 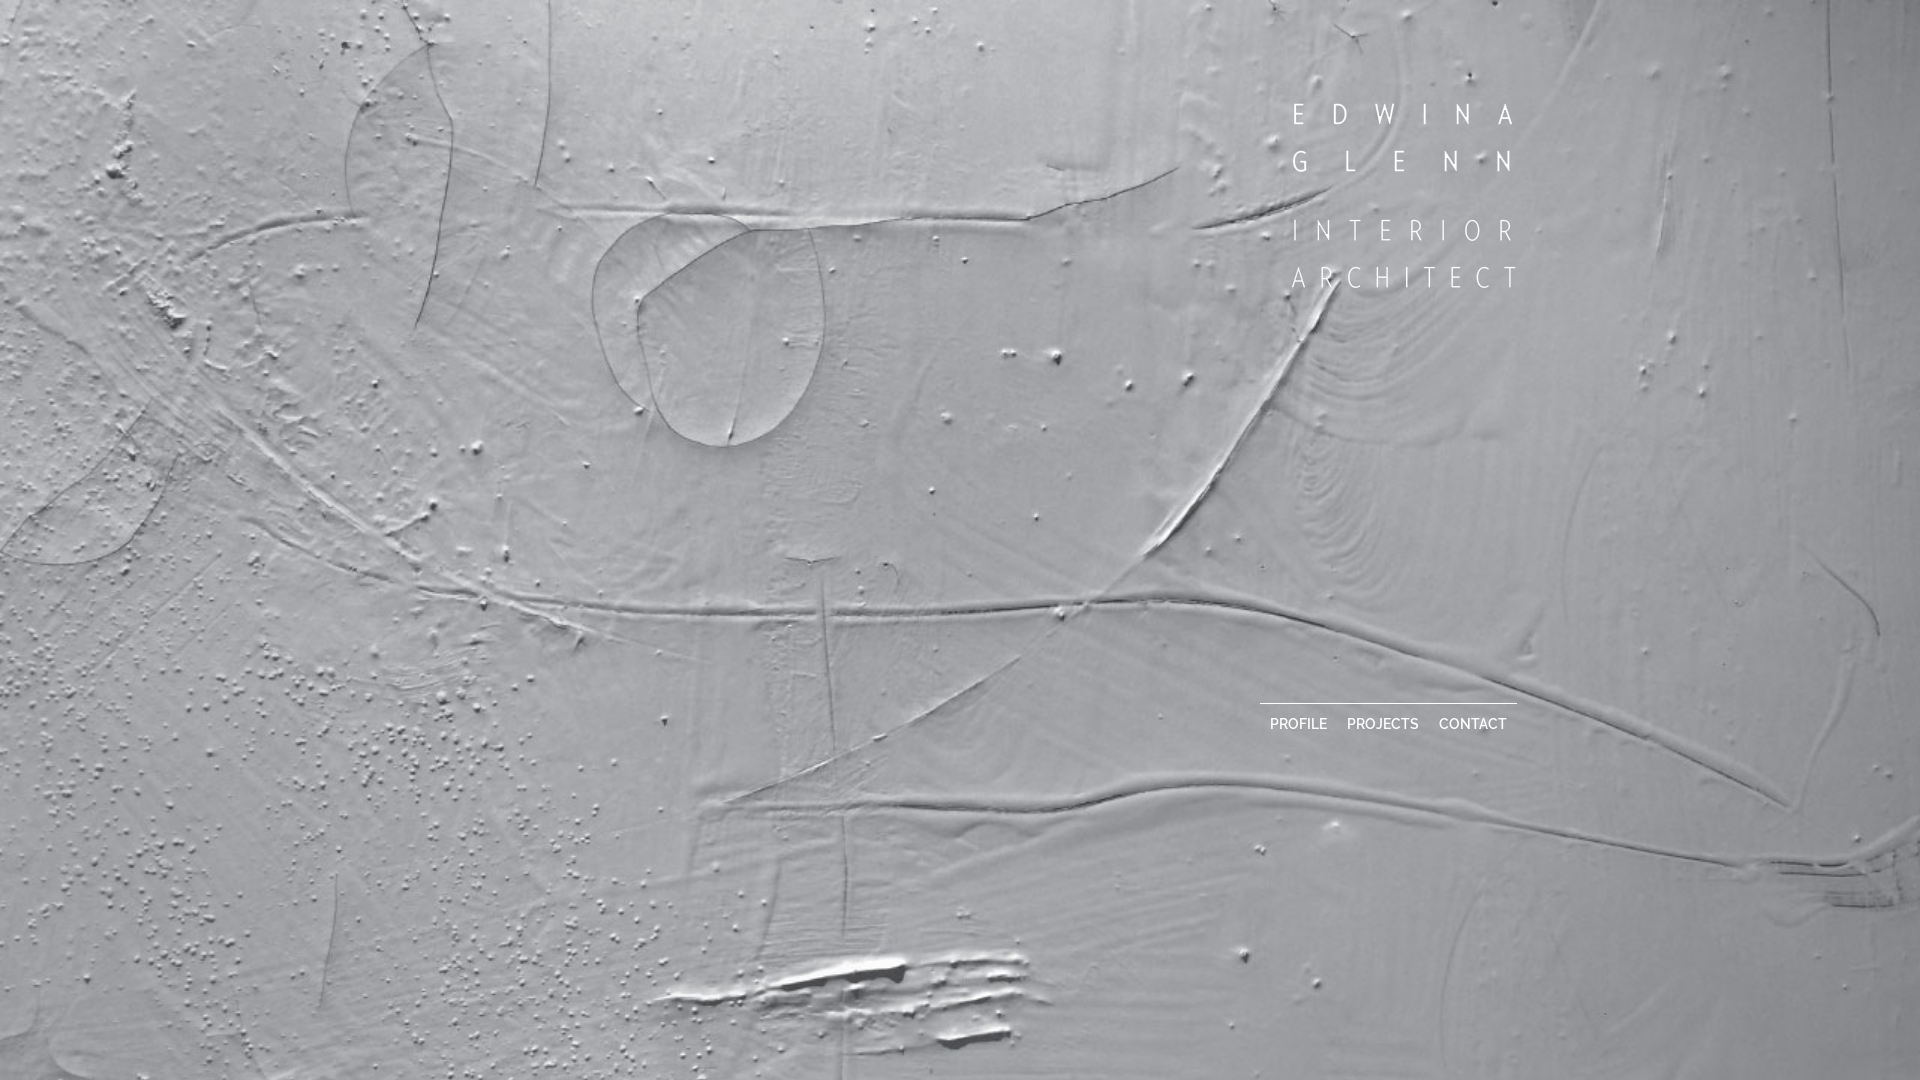 What do you see at coordinates (1298, 722) in the screenshot?
I see `'PROFILE'` at bounding box center [1298, 722].